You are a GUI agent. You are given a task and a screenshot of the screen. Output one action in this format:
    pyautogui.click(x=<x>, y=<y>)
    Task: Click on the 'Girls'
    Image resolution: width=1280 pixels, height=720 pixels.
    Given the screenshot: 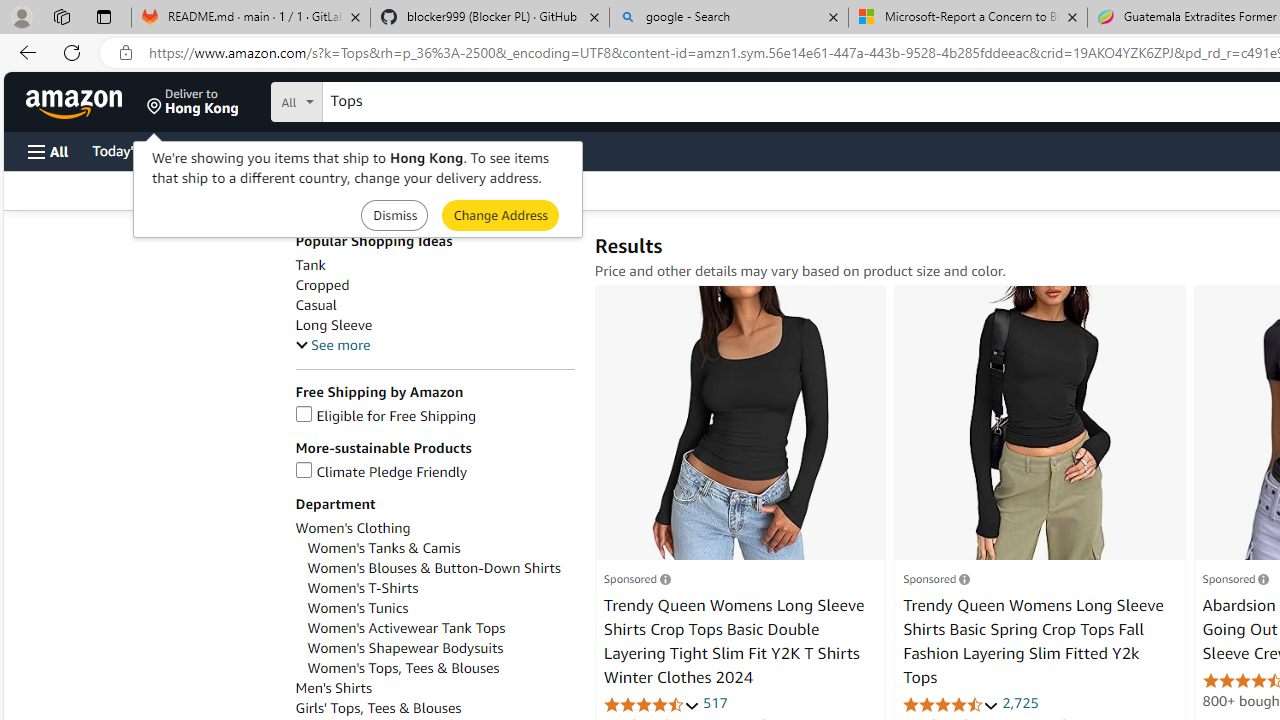 What is the action you would take?
    pyautogui.click(x=433, y=707)
    